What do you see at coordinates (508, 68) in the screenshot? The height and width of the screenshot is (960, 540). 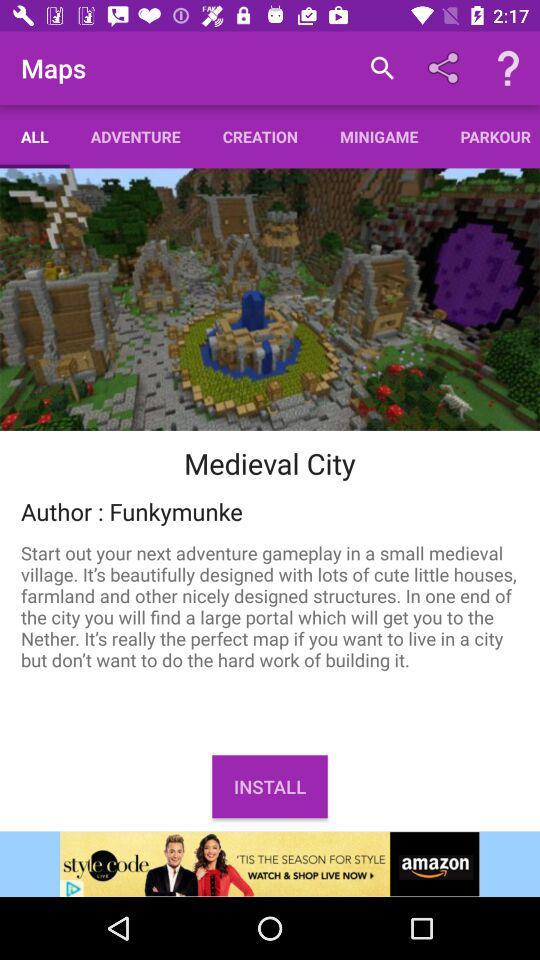 I see `get help` at bounding box center [508, 68].